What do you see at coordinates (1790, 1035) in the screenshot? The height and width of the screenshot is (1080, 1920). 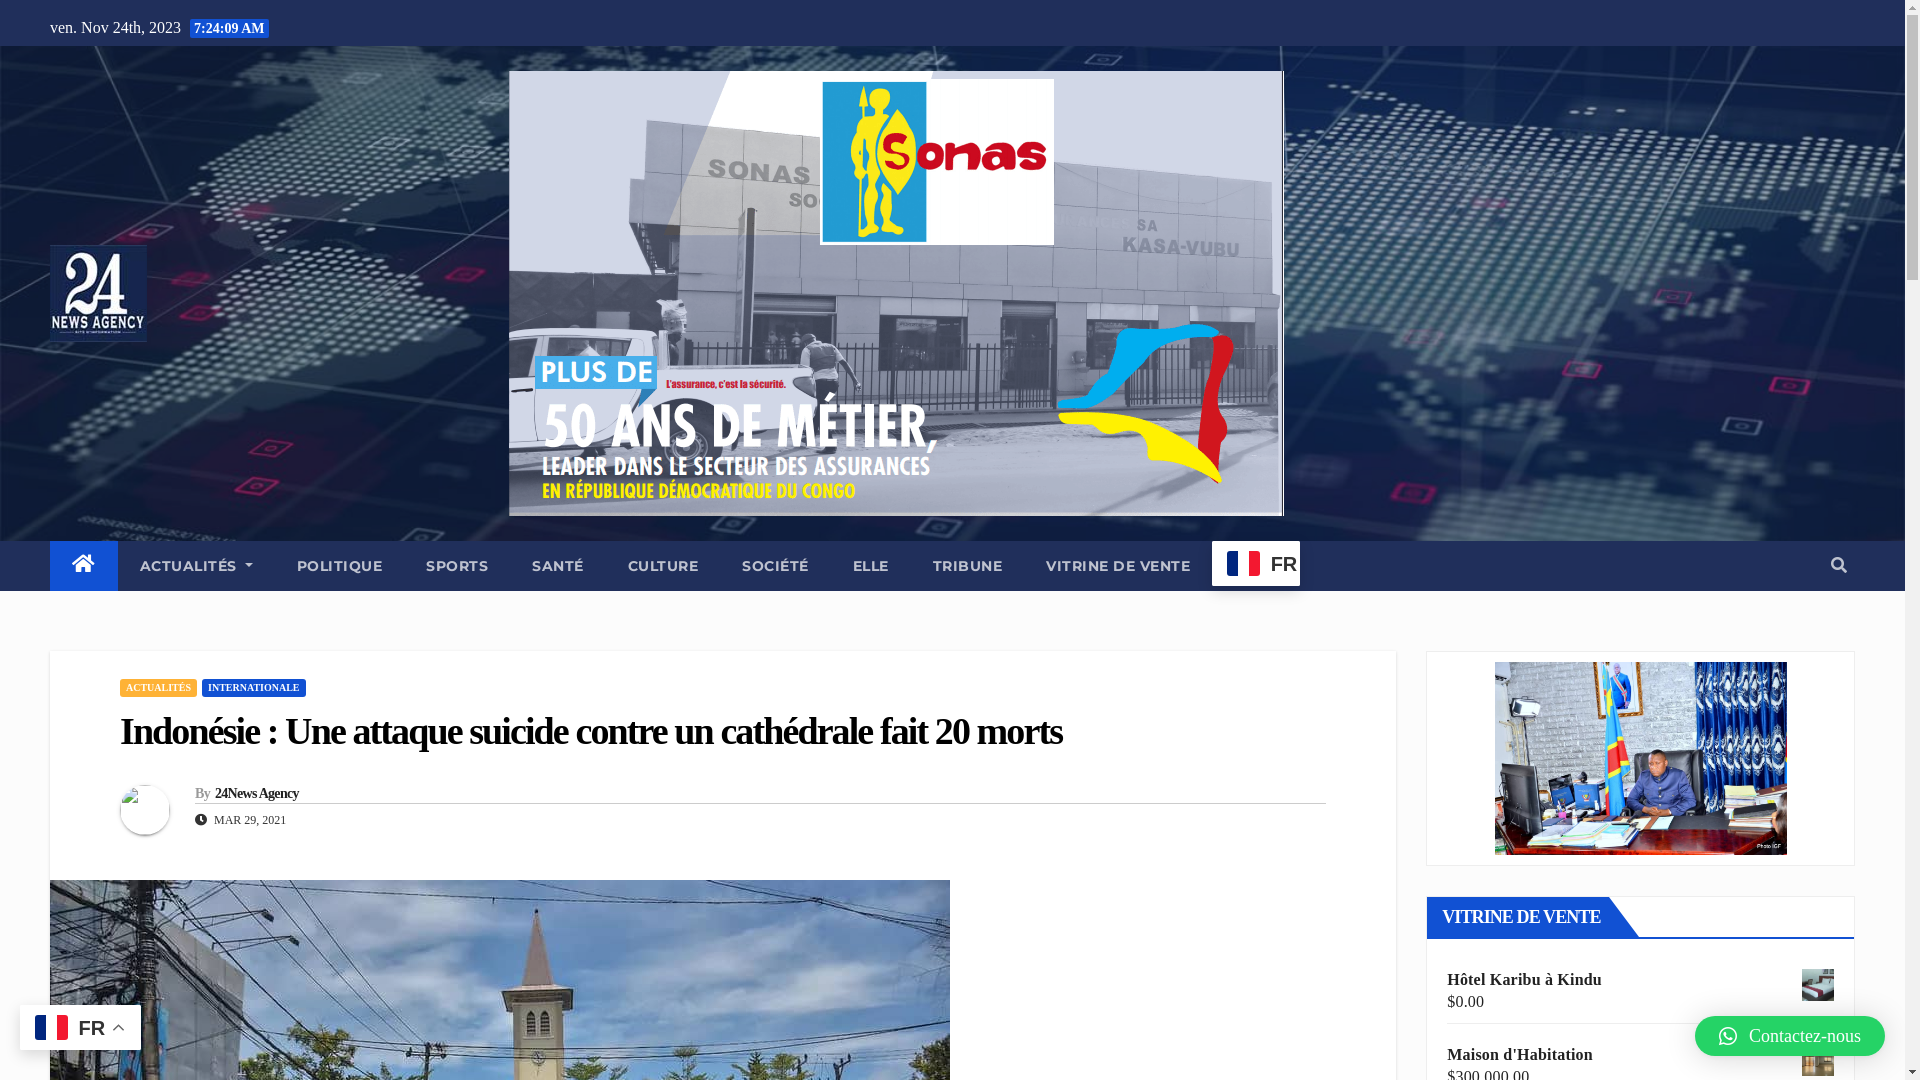 I see `'Contactez-nous'` at bounding box center [1790, 1035].